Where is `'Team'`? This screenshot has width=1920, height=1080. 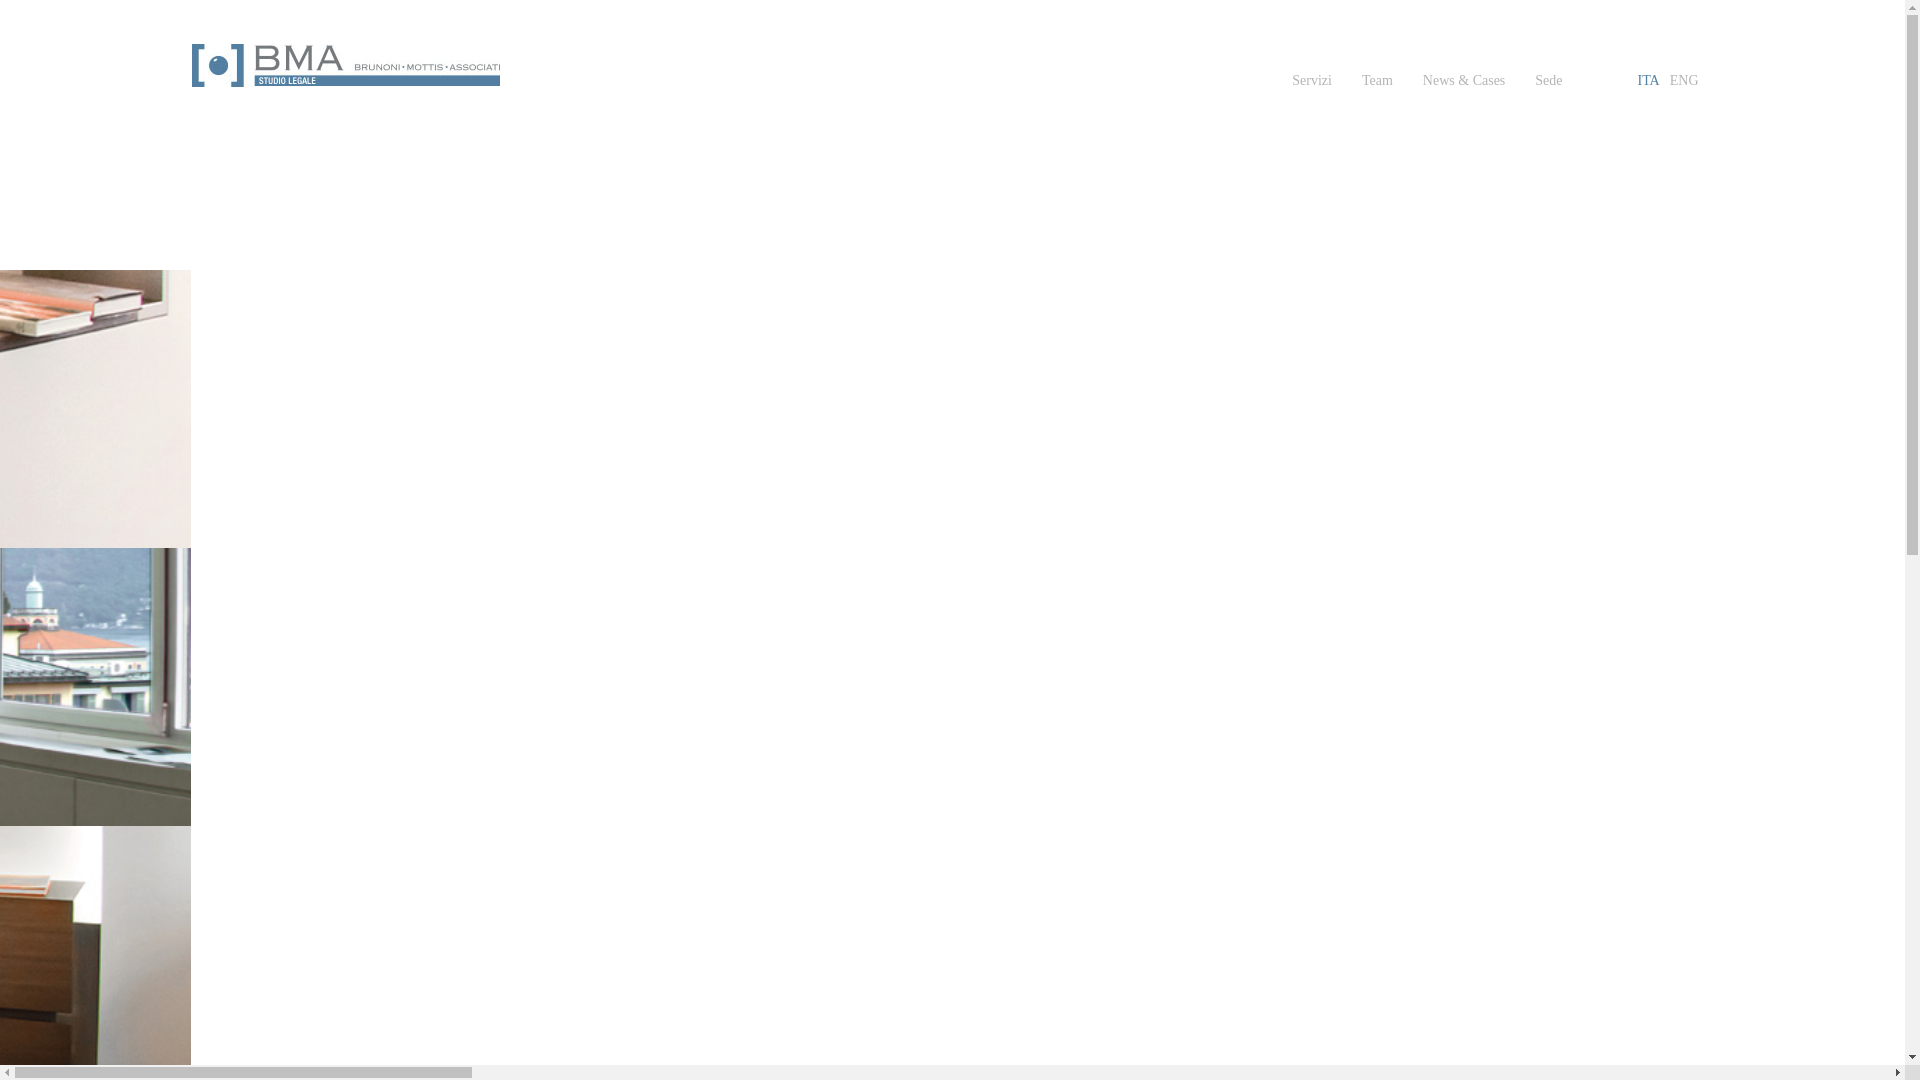
'Team' is located at coordinates (1376, 80).